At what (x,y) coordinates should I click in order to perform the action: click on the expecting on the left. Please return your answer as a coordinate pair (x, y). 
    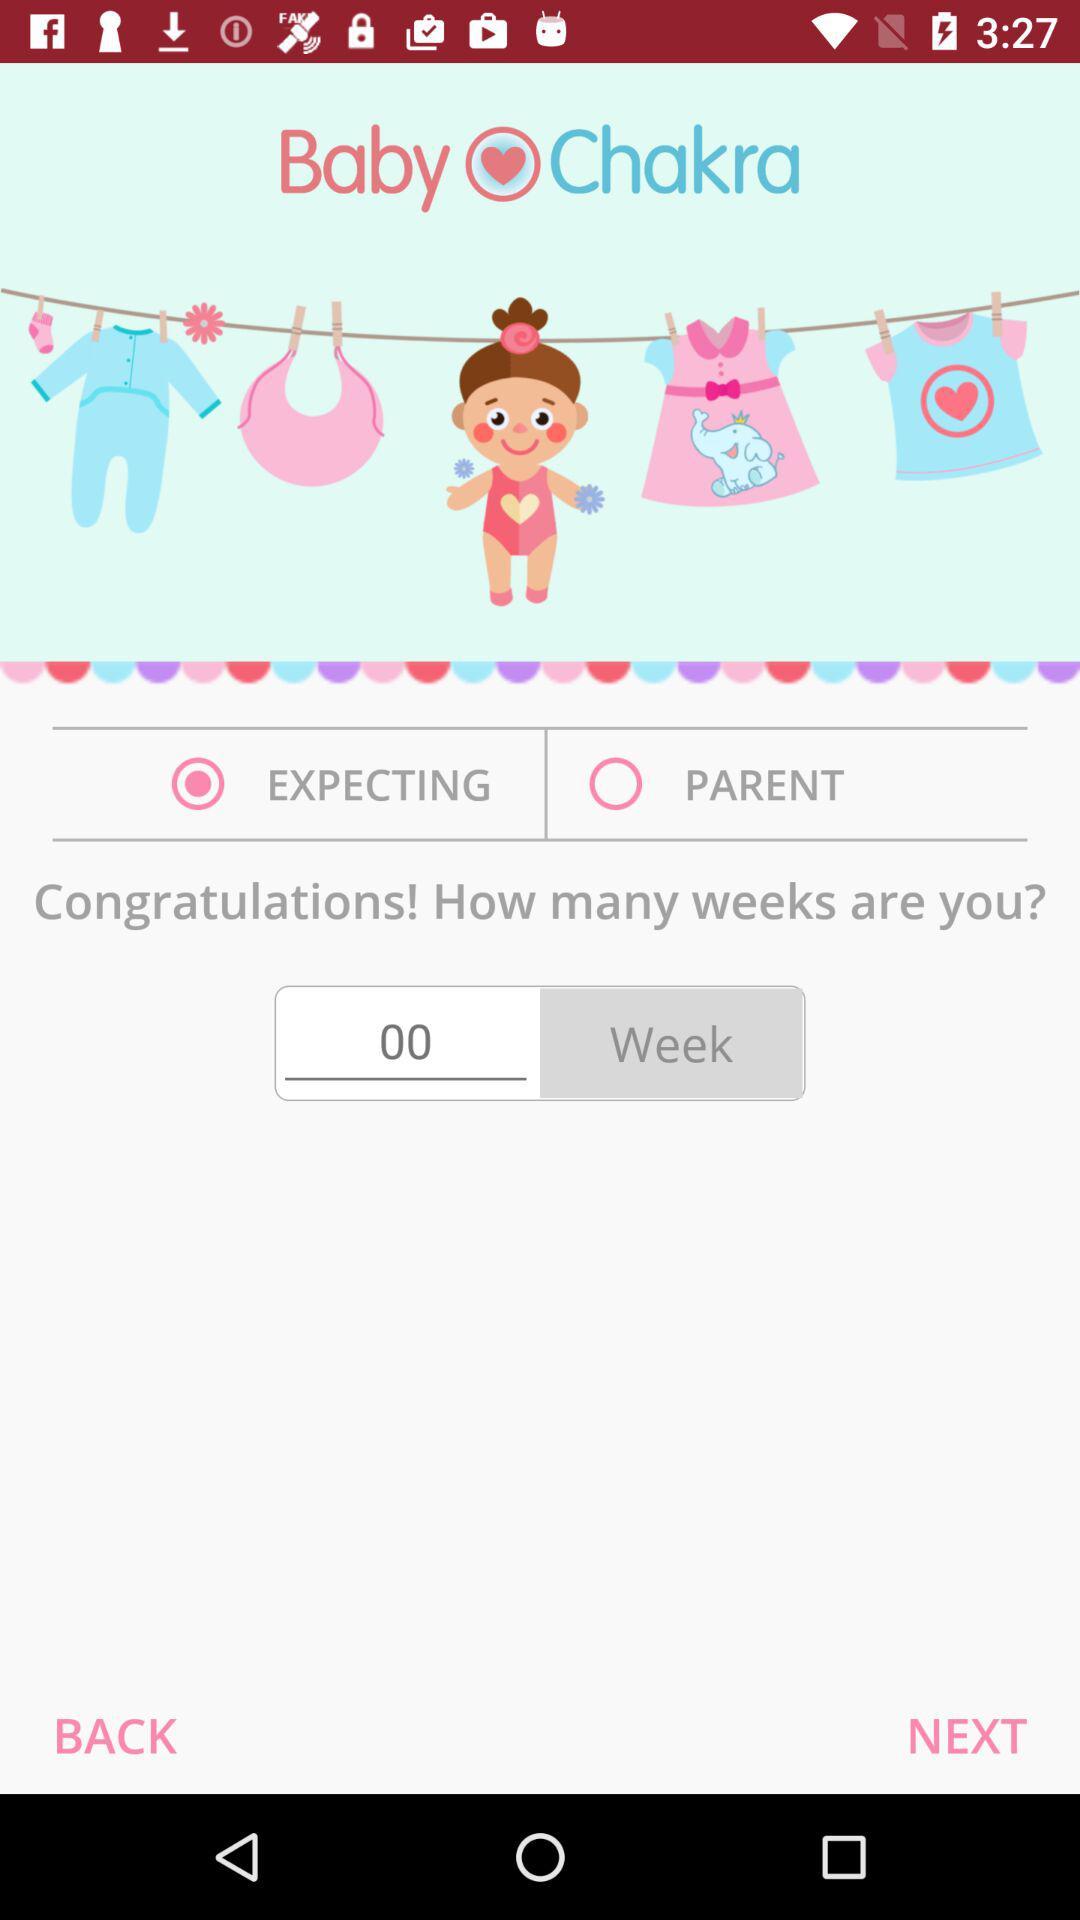
    Looking at the image, I should click on (336, 783).